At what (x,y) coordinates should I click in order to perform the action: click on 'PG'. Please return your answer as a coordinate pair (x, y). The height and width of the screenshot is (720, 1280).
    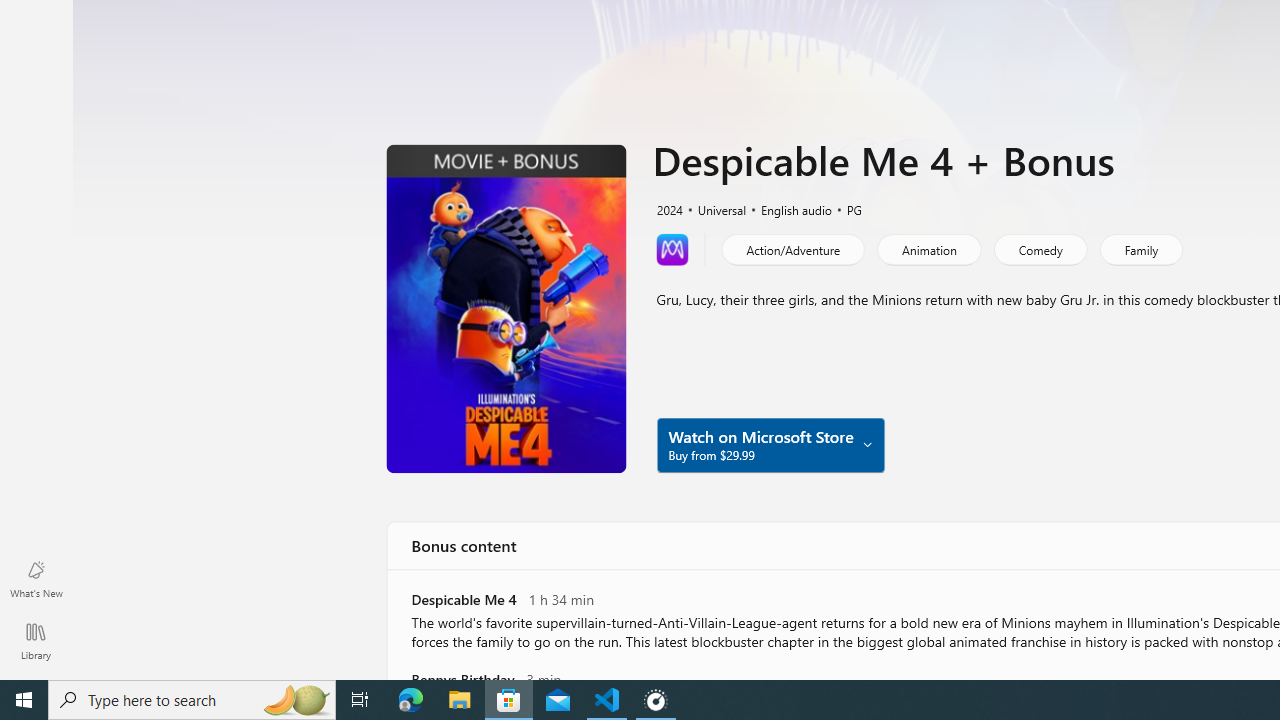
    Looking at the image, I should click on (845, 208).